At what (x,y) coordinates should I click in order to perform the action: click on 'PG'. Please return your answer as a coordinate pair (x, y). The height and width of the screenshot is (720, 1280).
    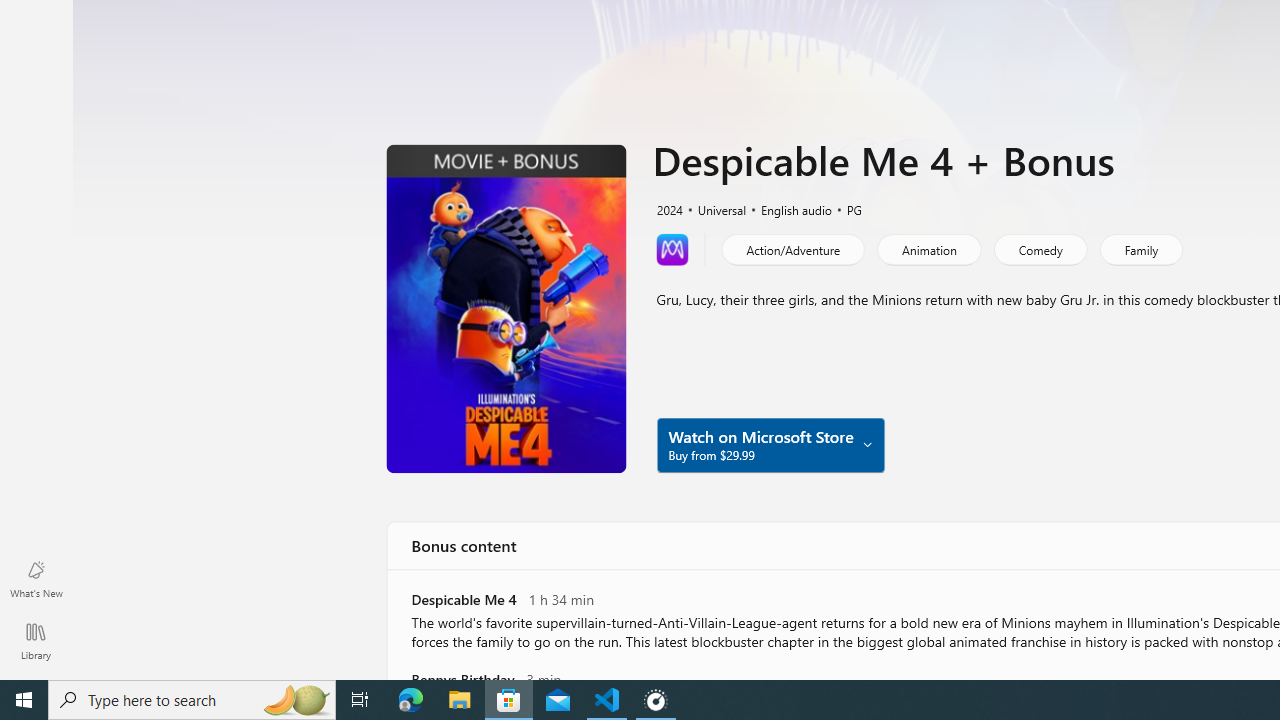
    Looking at the image, I should click on (845, 208).